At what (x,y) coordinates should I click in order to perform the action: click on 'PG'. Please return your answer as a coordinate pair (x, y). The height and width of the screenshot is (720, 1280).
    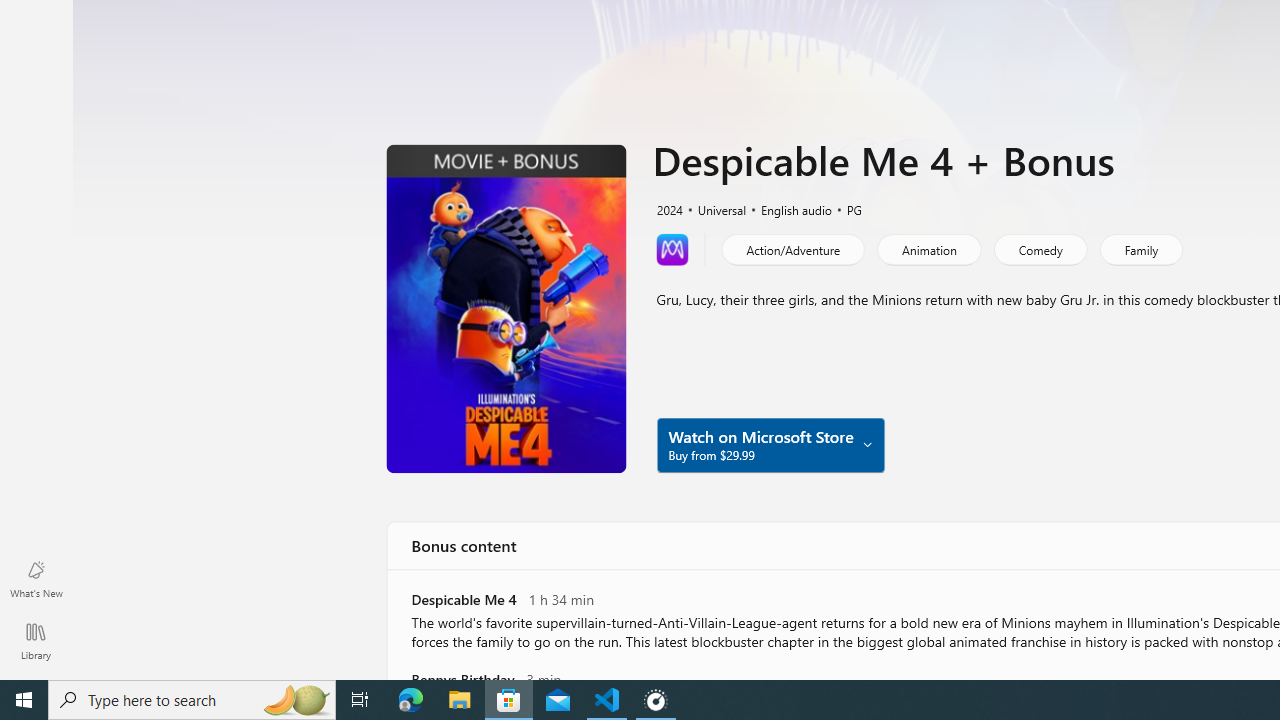
    Looking at the image, I should click on (845, 208).